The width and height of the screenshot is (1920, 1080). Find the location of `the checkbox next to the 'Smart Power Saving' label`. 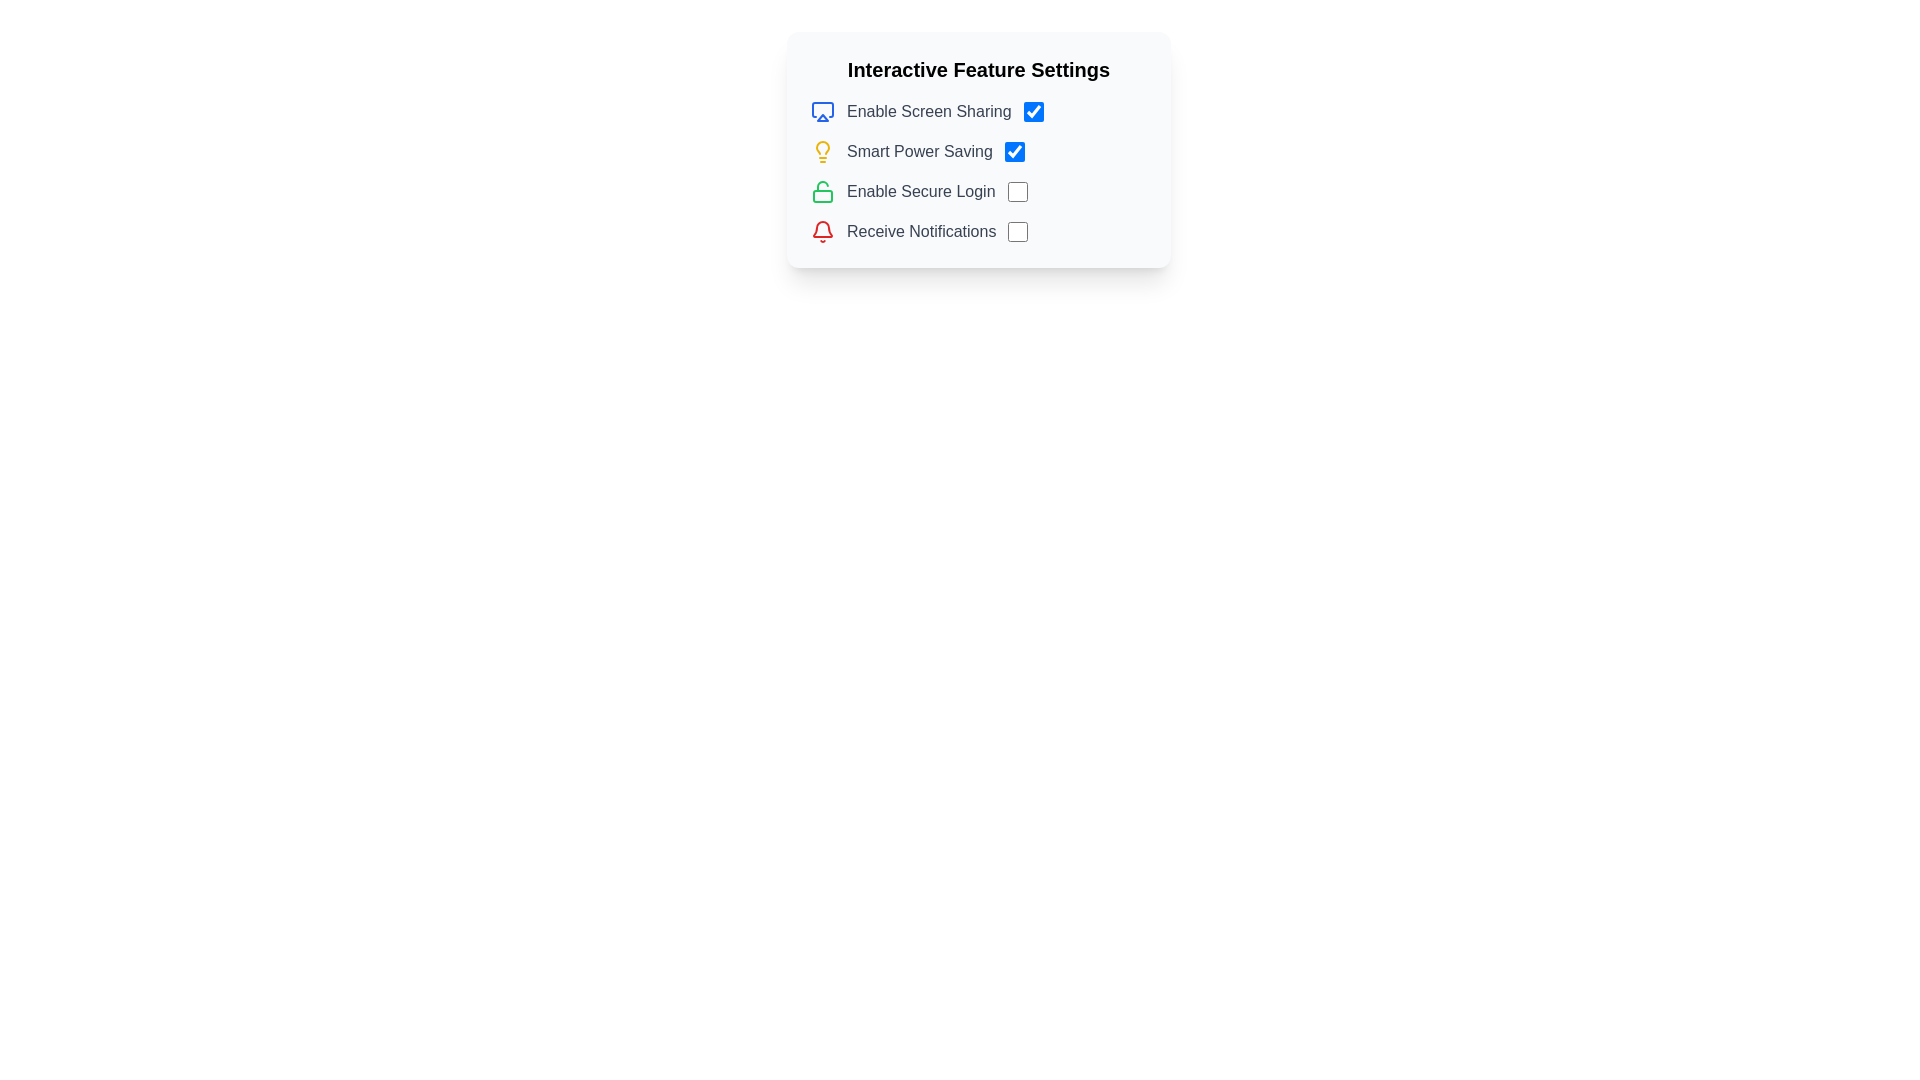

the checkbox next to the 'Smart Power Saving' label is located at coordinates (979, 150).